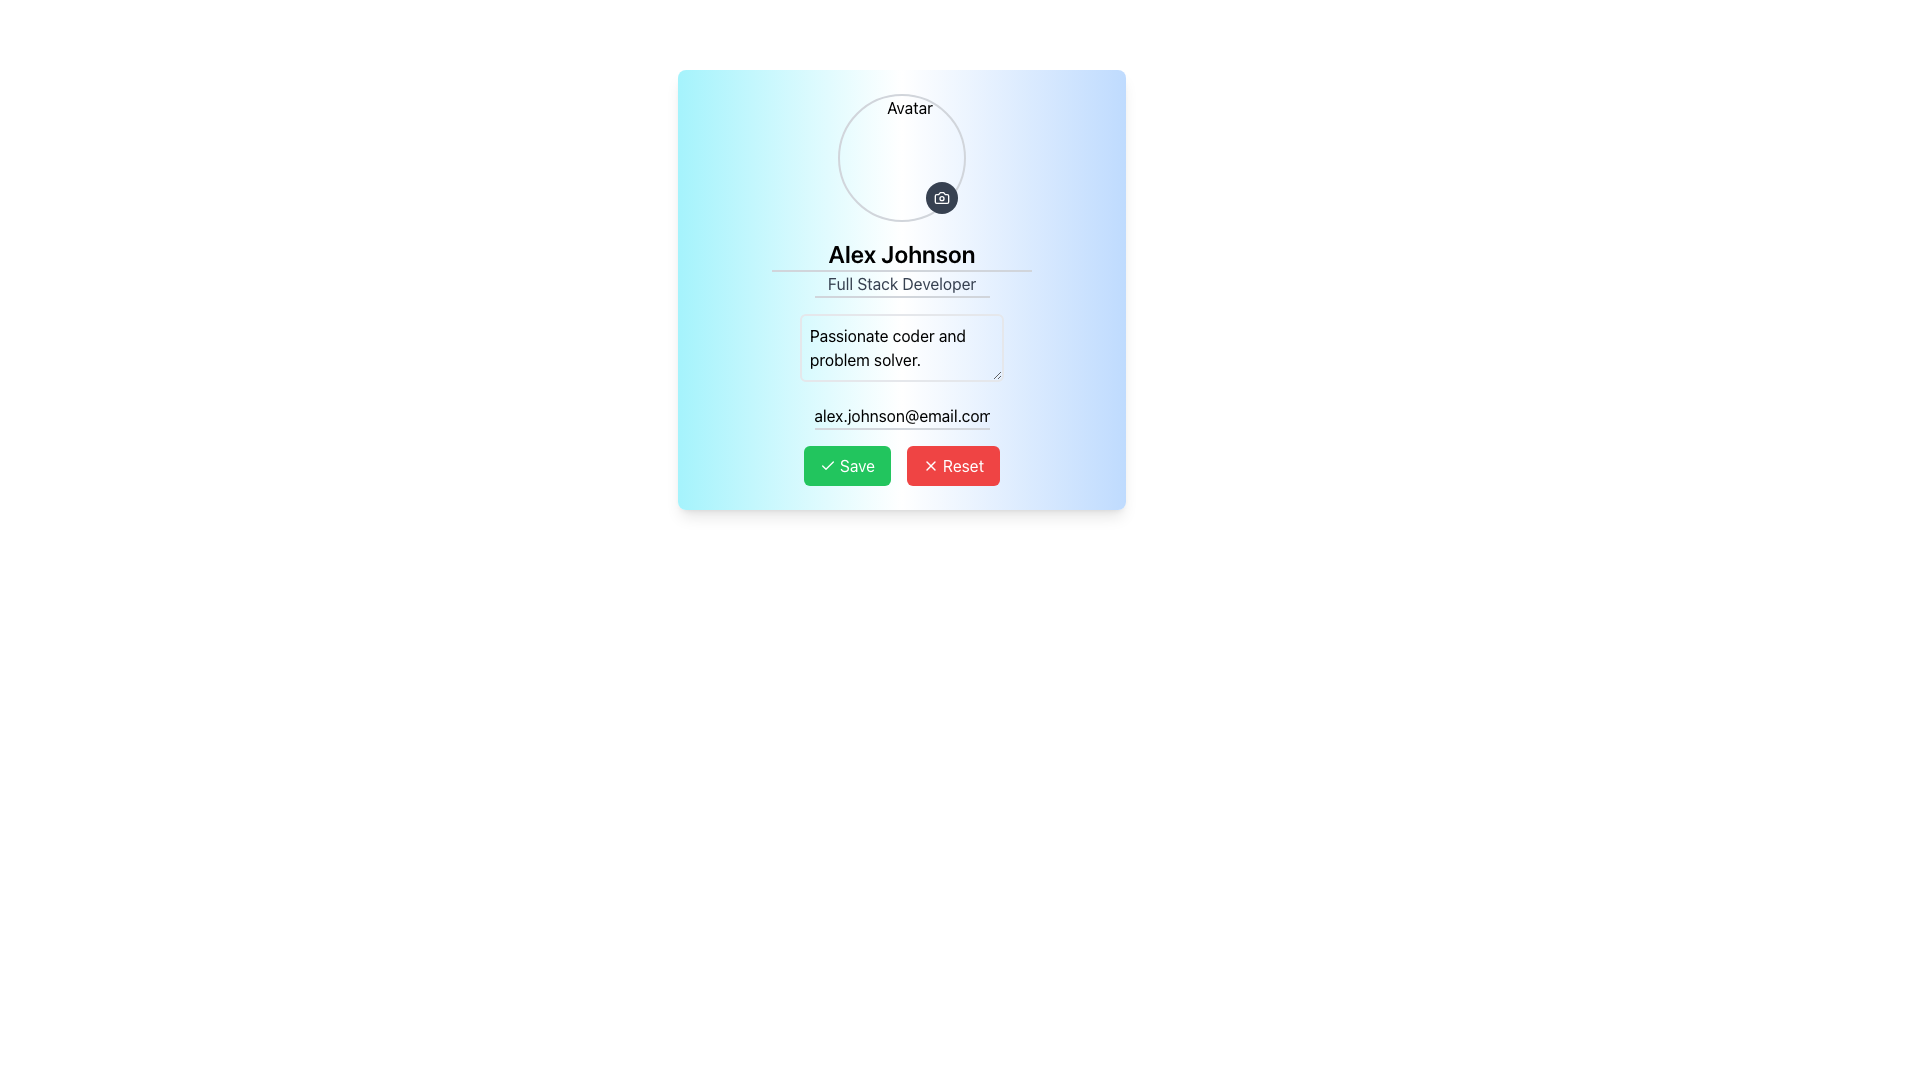 This screenshot has width=1920, height=1080. What do you see at coordinates (940, 197) in the screenshot?
I see `the camera icon's lens area, which is characterized by a black outline and minimalistic design, located at the top center of the user profile card` at bounding box center [940, 197].